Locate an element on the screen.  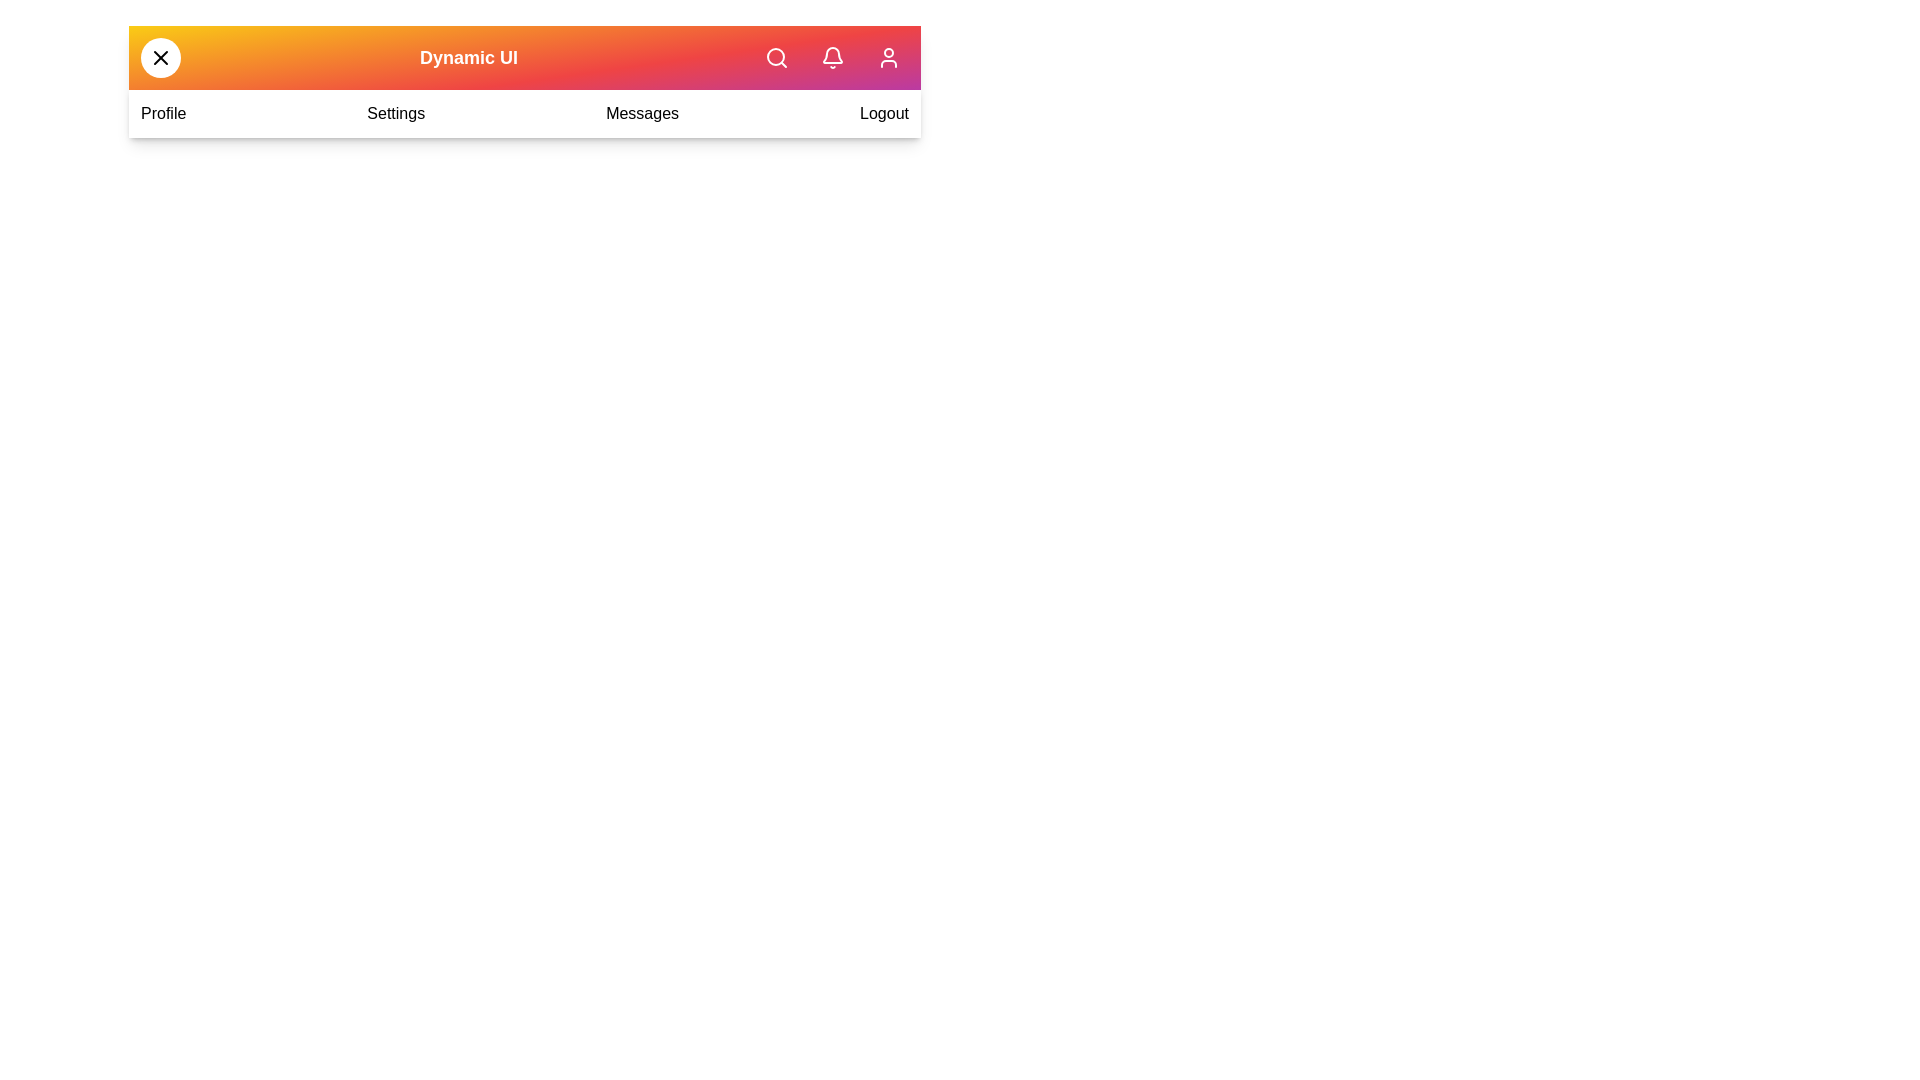
the user profile button is located at coordinates (887, 56).